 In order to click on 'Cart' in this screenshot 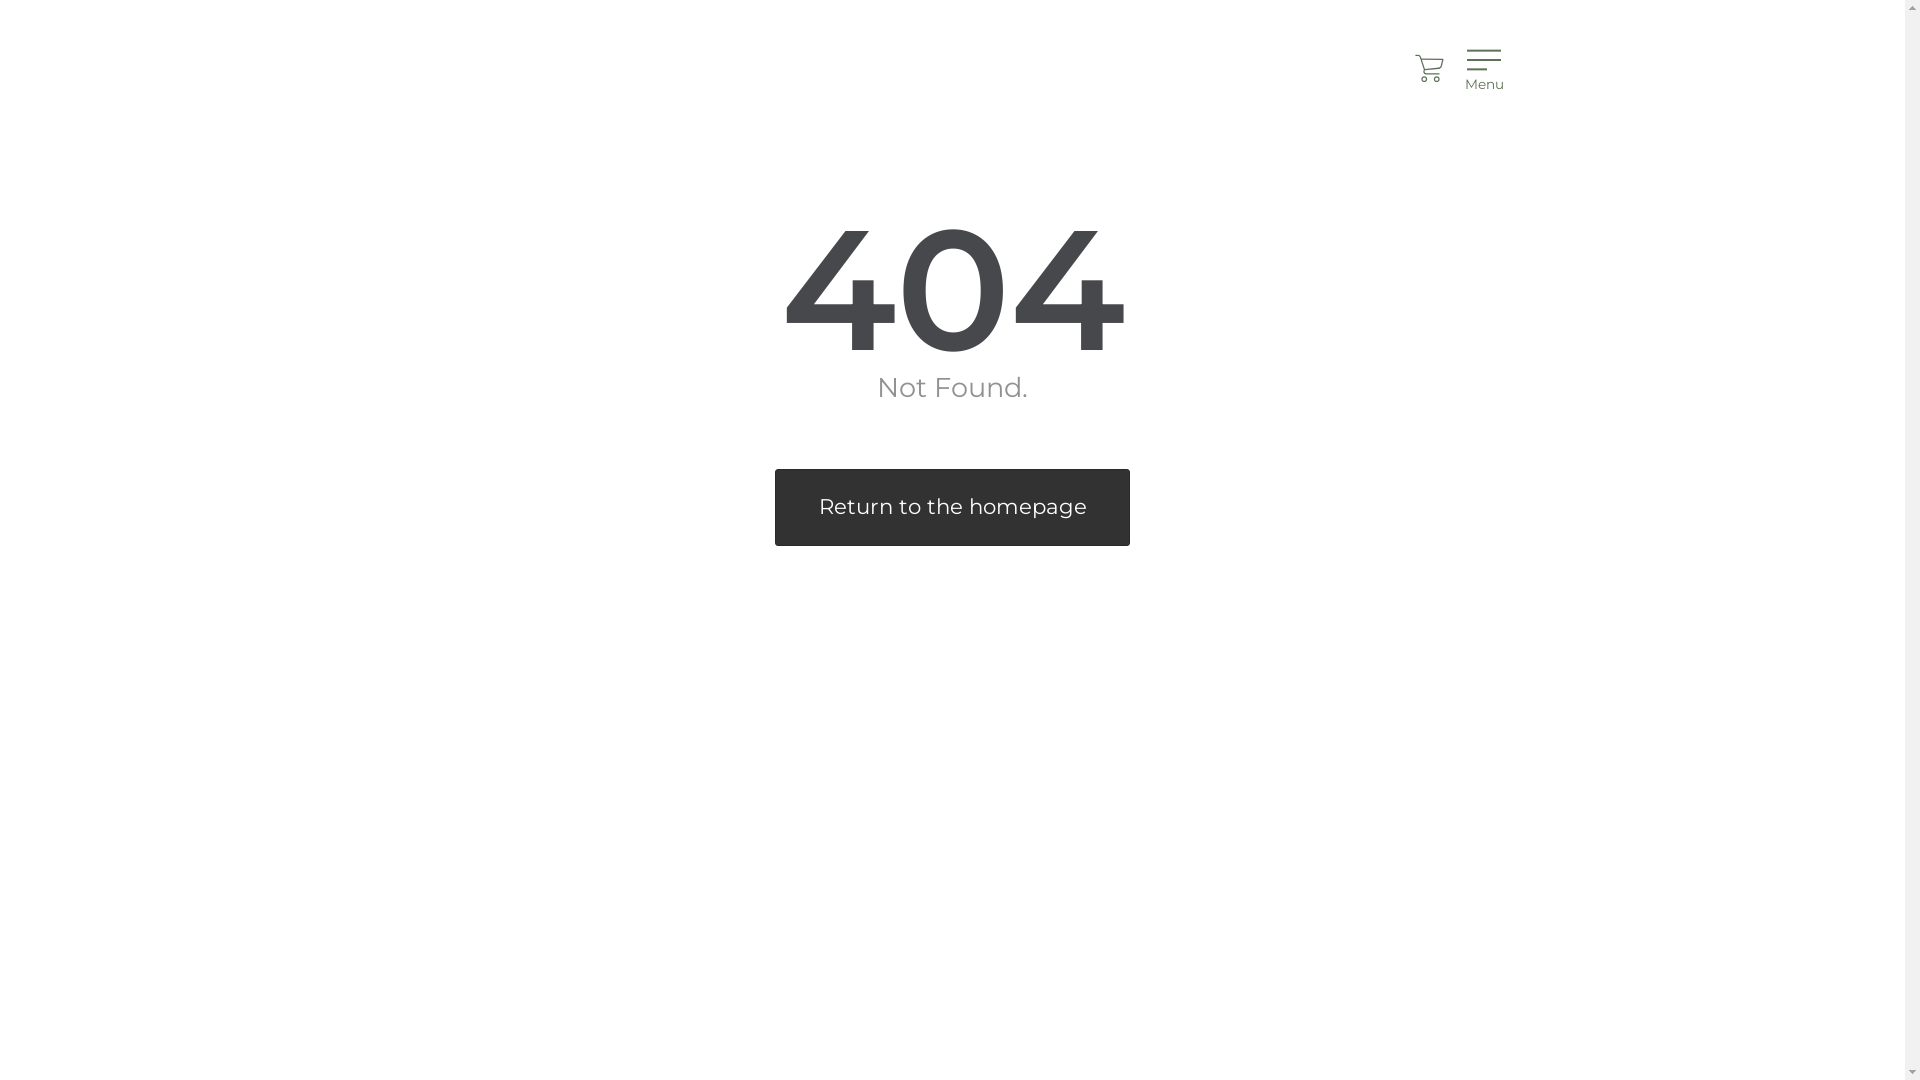, I will do `click(1428, 67)`.